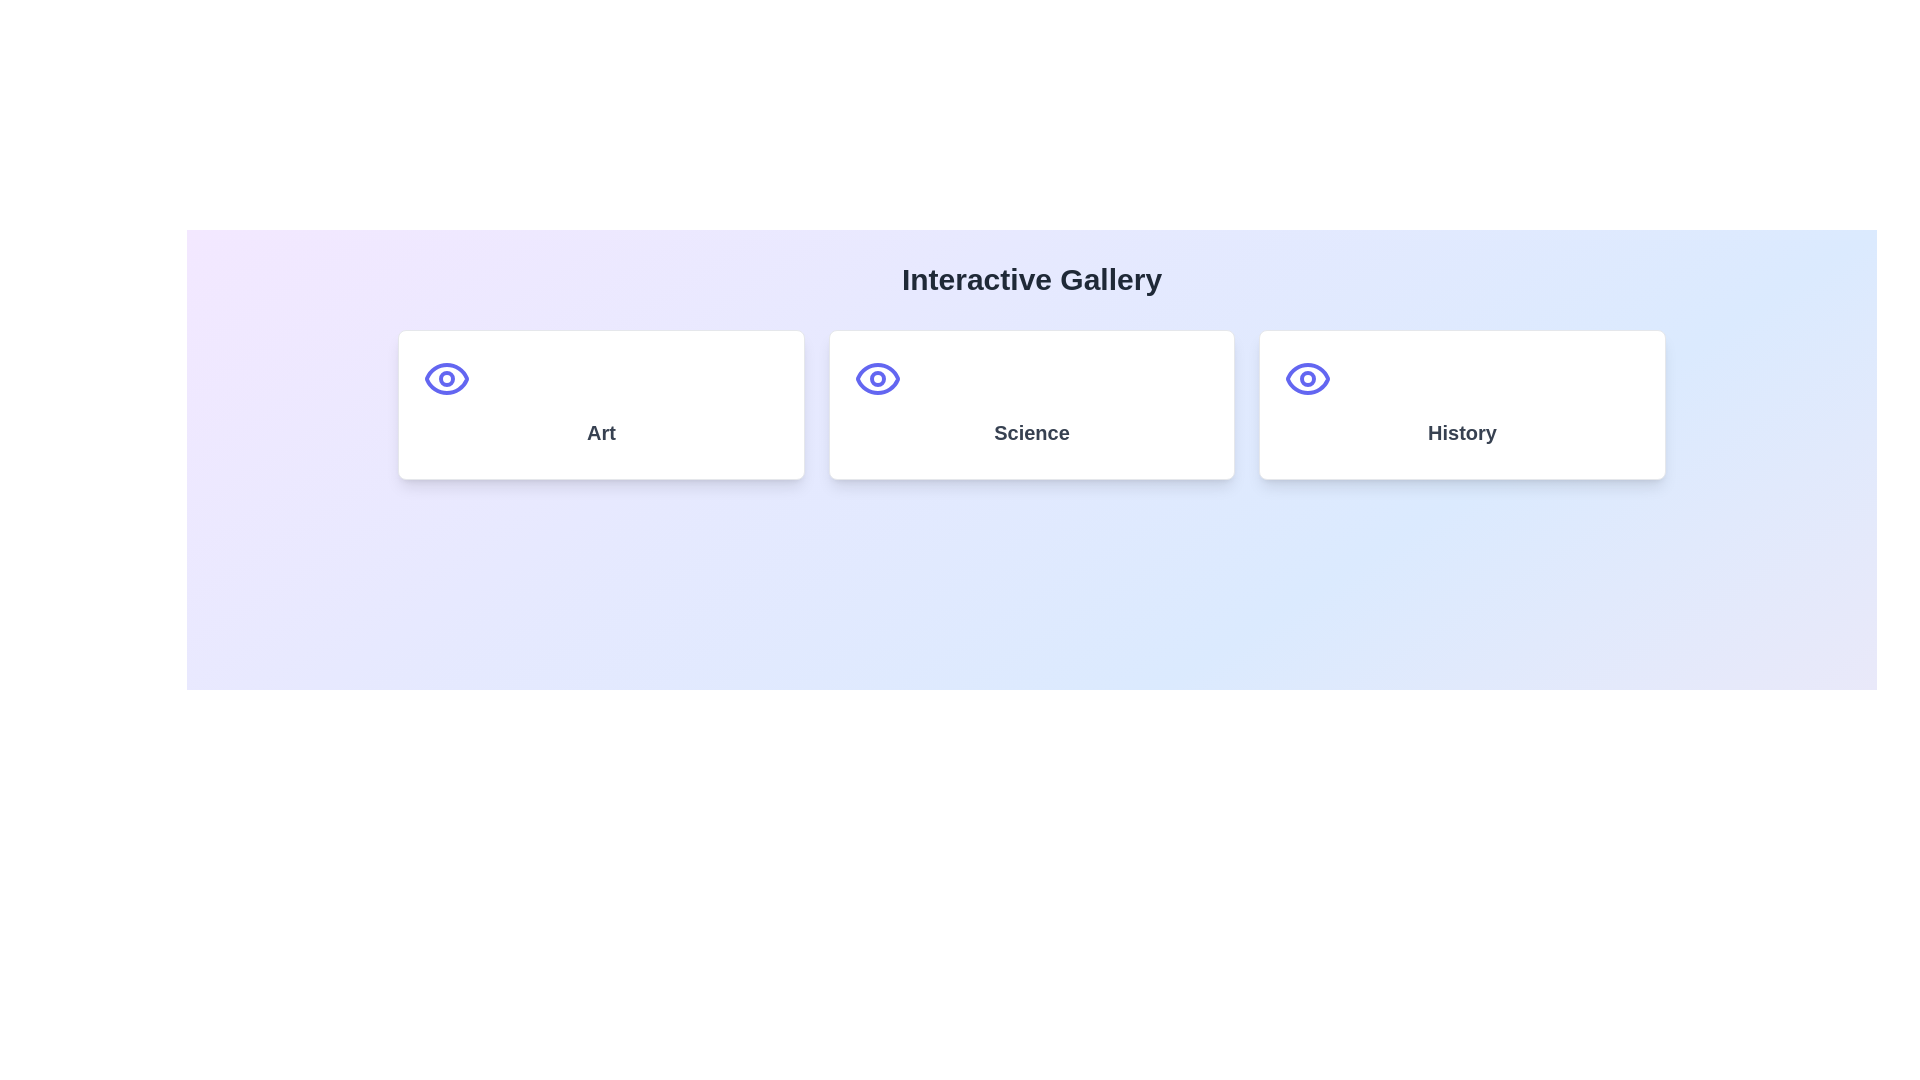 Image resolution: width=1920 pixels, height=1080 pixels. Describe the element at coordinates (1032, 431) in the screenshot. I see `the text heading labeled 'Science', which is styled in a larger bold font, gray color, and positioned centrally within a white rectangular card with rounded corners` at that location.